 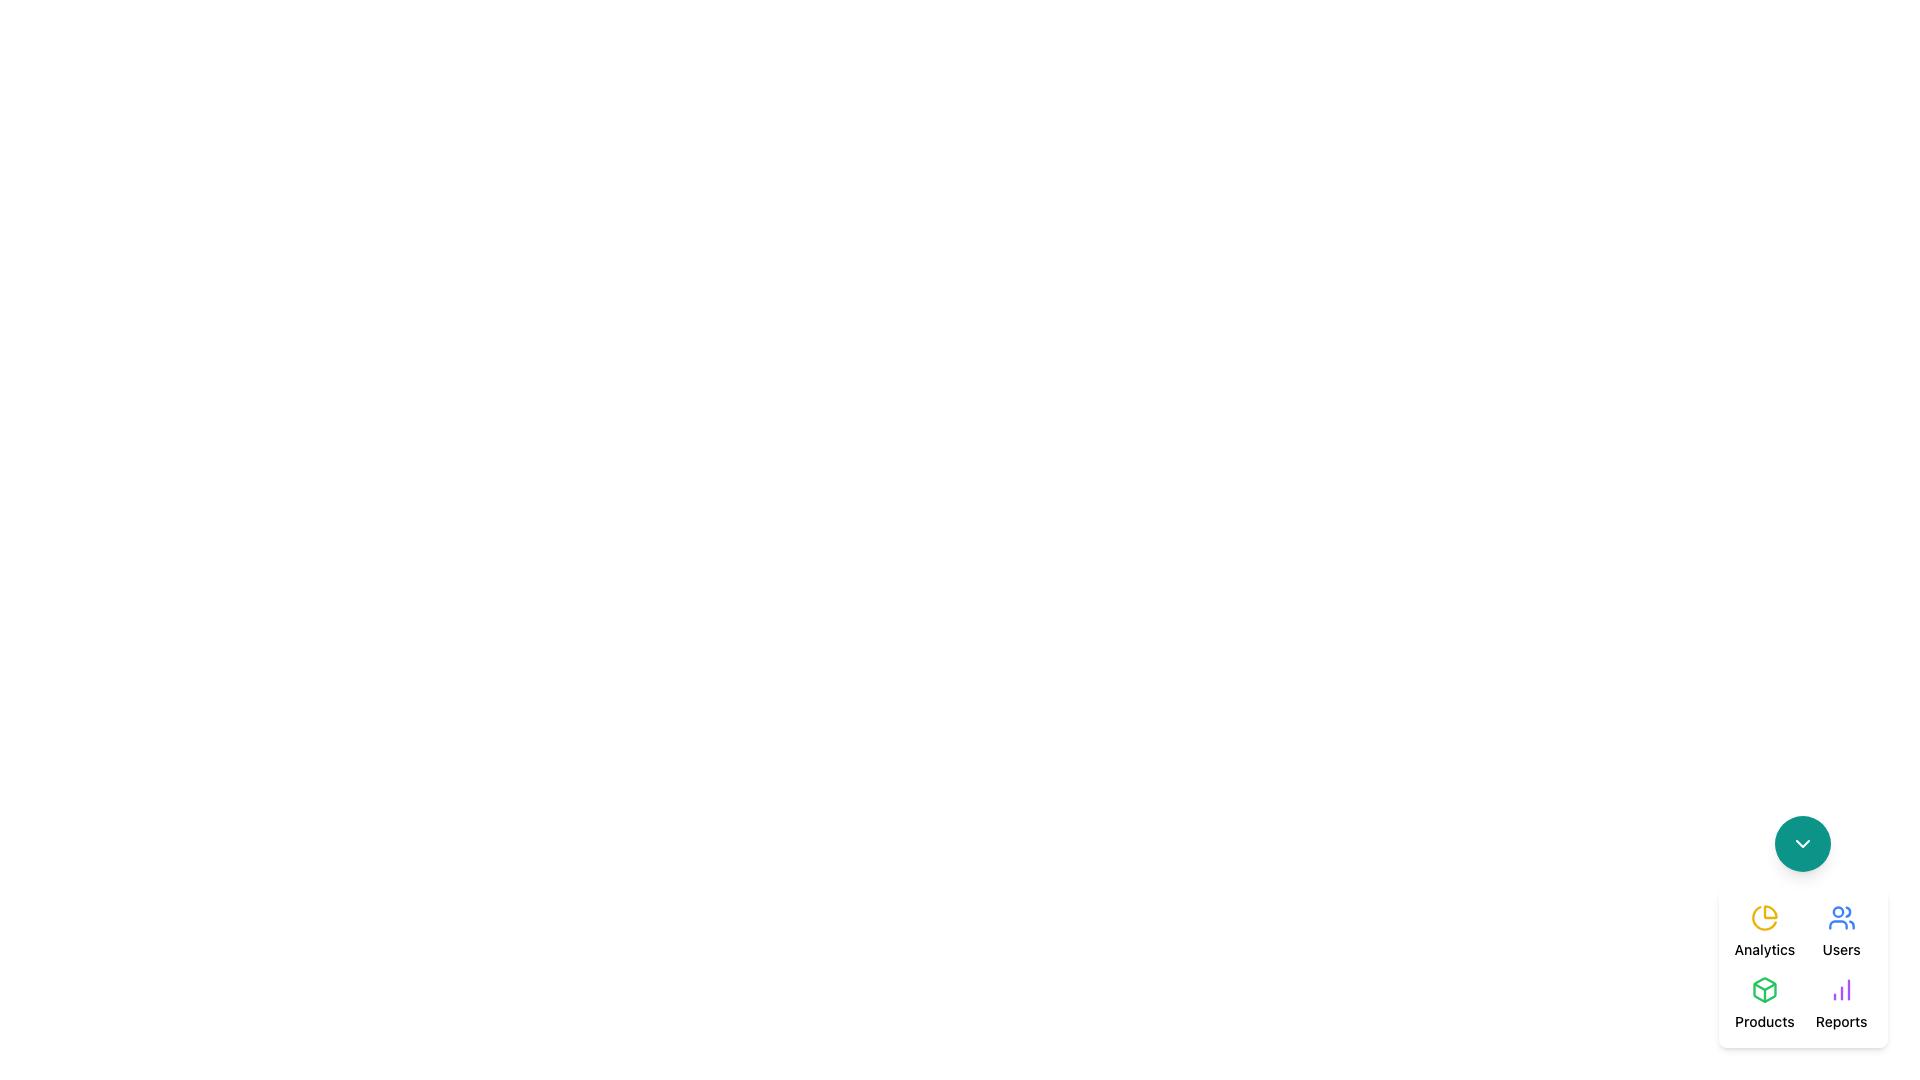 I want to click on the 'Reports' label located in the bottom-right corner of the interface, positioned below the purple bar chart icon, so click(x=1840, y=1022).